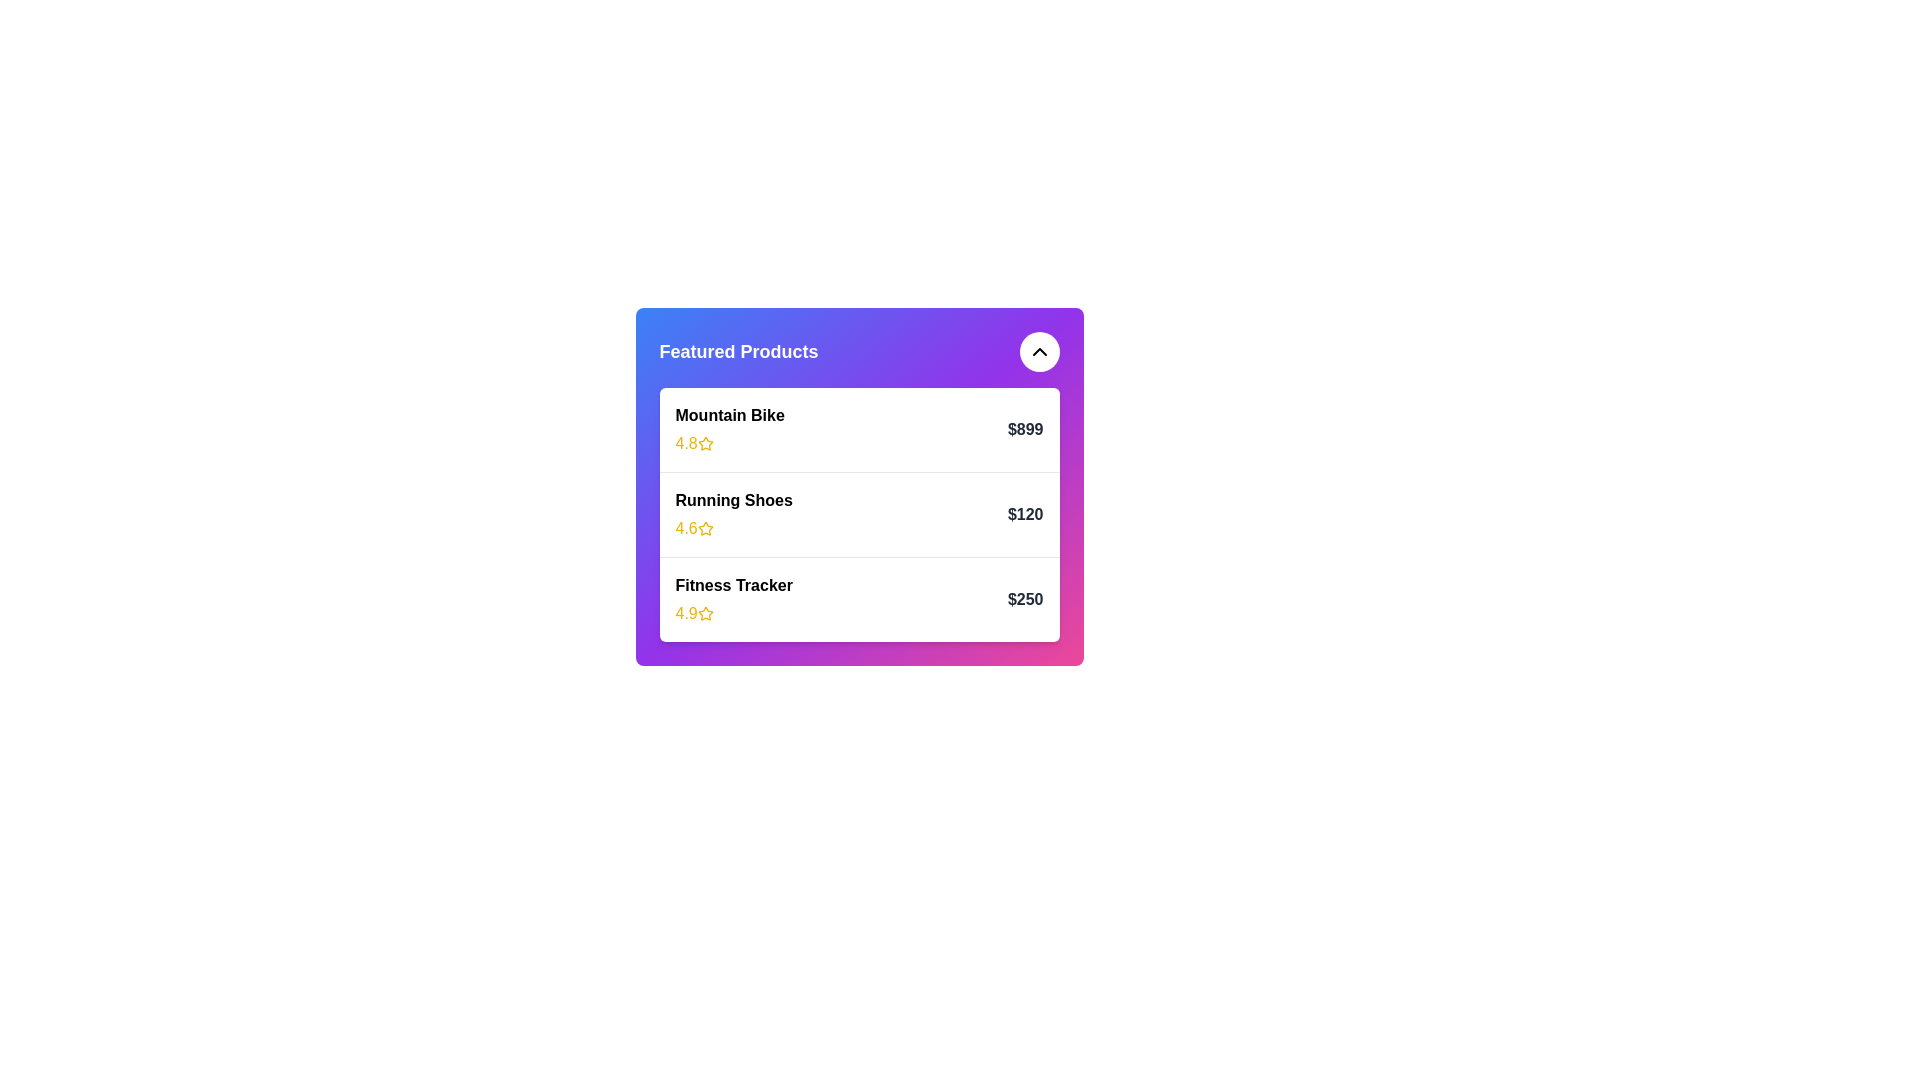 The height and width of the screenshot is (1080, 1920). Describe the element at coordinates (705, 612) in the screenshot. I see `the yellow star icon used for rating purposes associated with the last product entry 'Fitness Tracker' with a rating of '4.9'` at that location.